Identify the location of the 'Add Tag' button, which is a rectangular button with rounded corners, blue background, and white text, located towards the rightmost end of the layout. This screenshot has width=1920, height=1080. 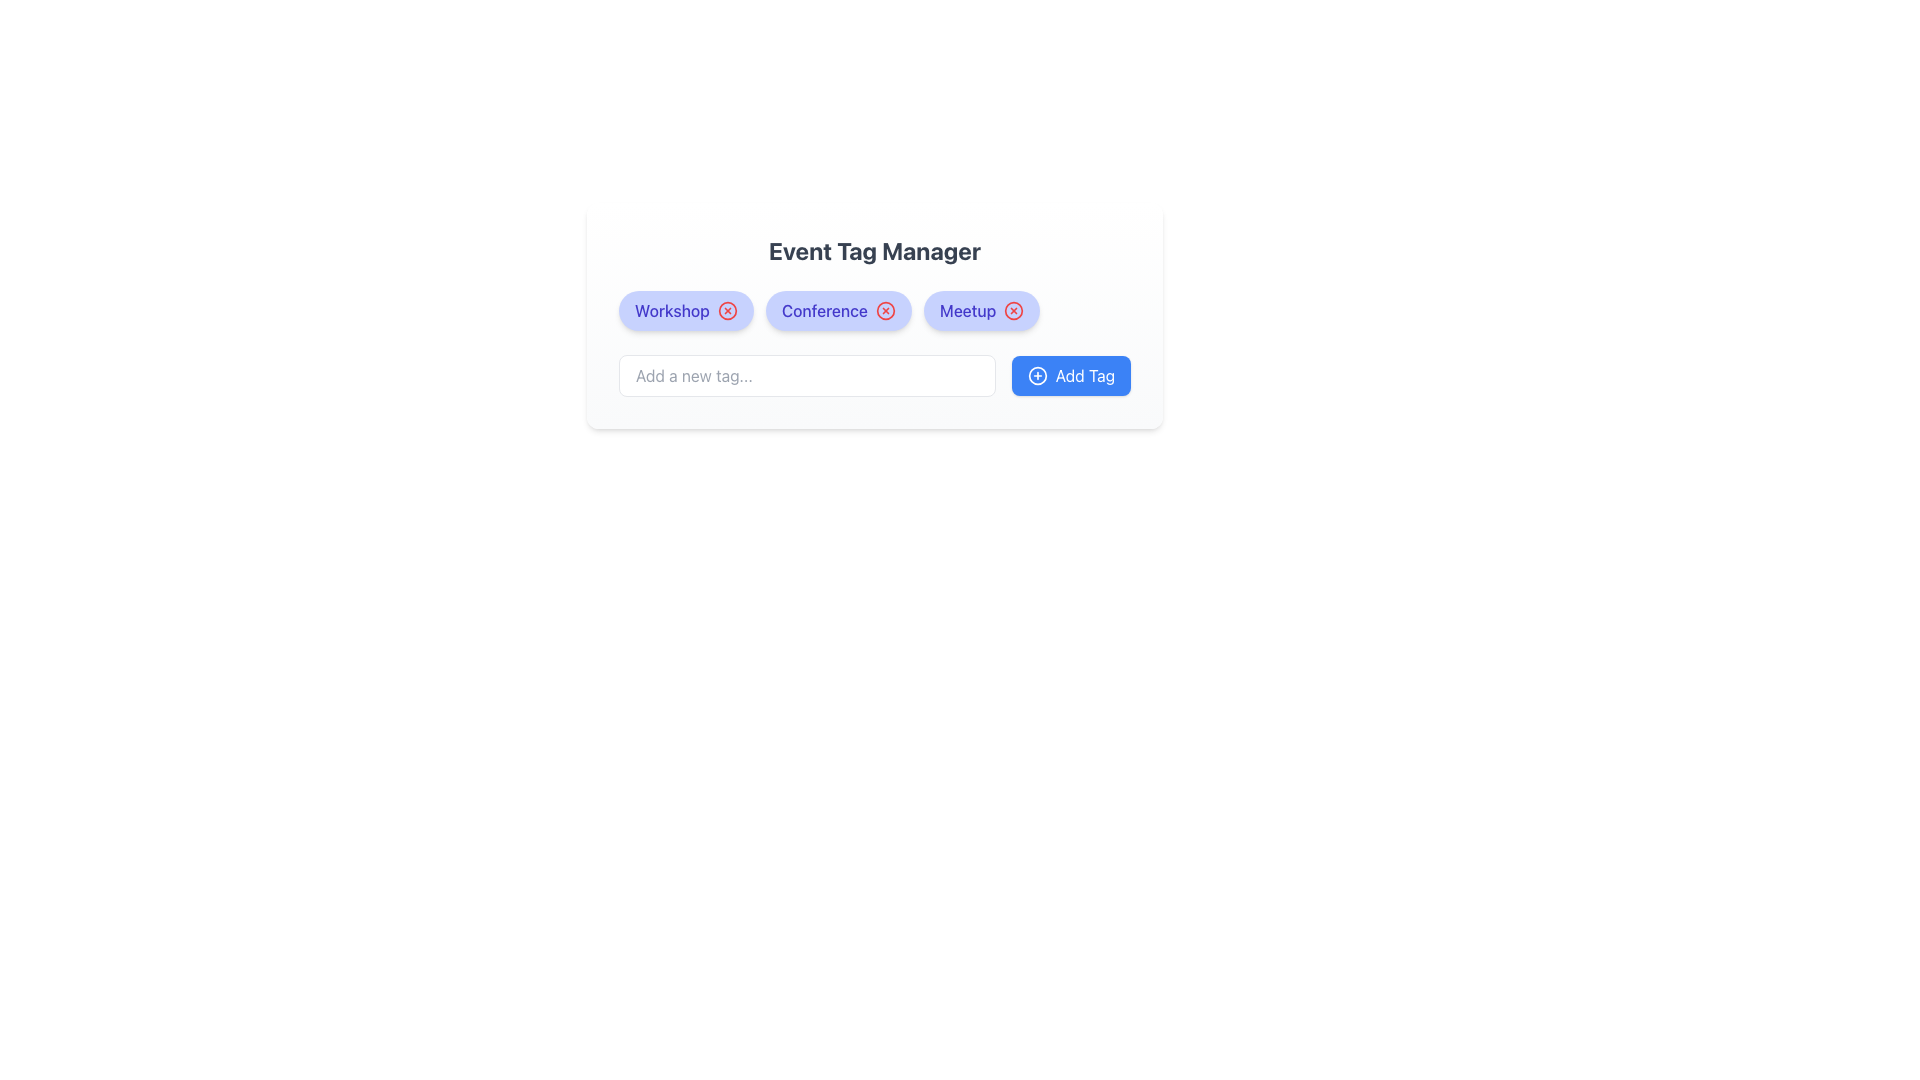
(1070, 375).